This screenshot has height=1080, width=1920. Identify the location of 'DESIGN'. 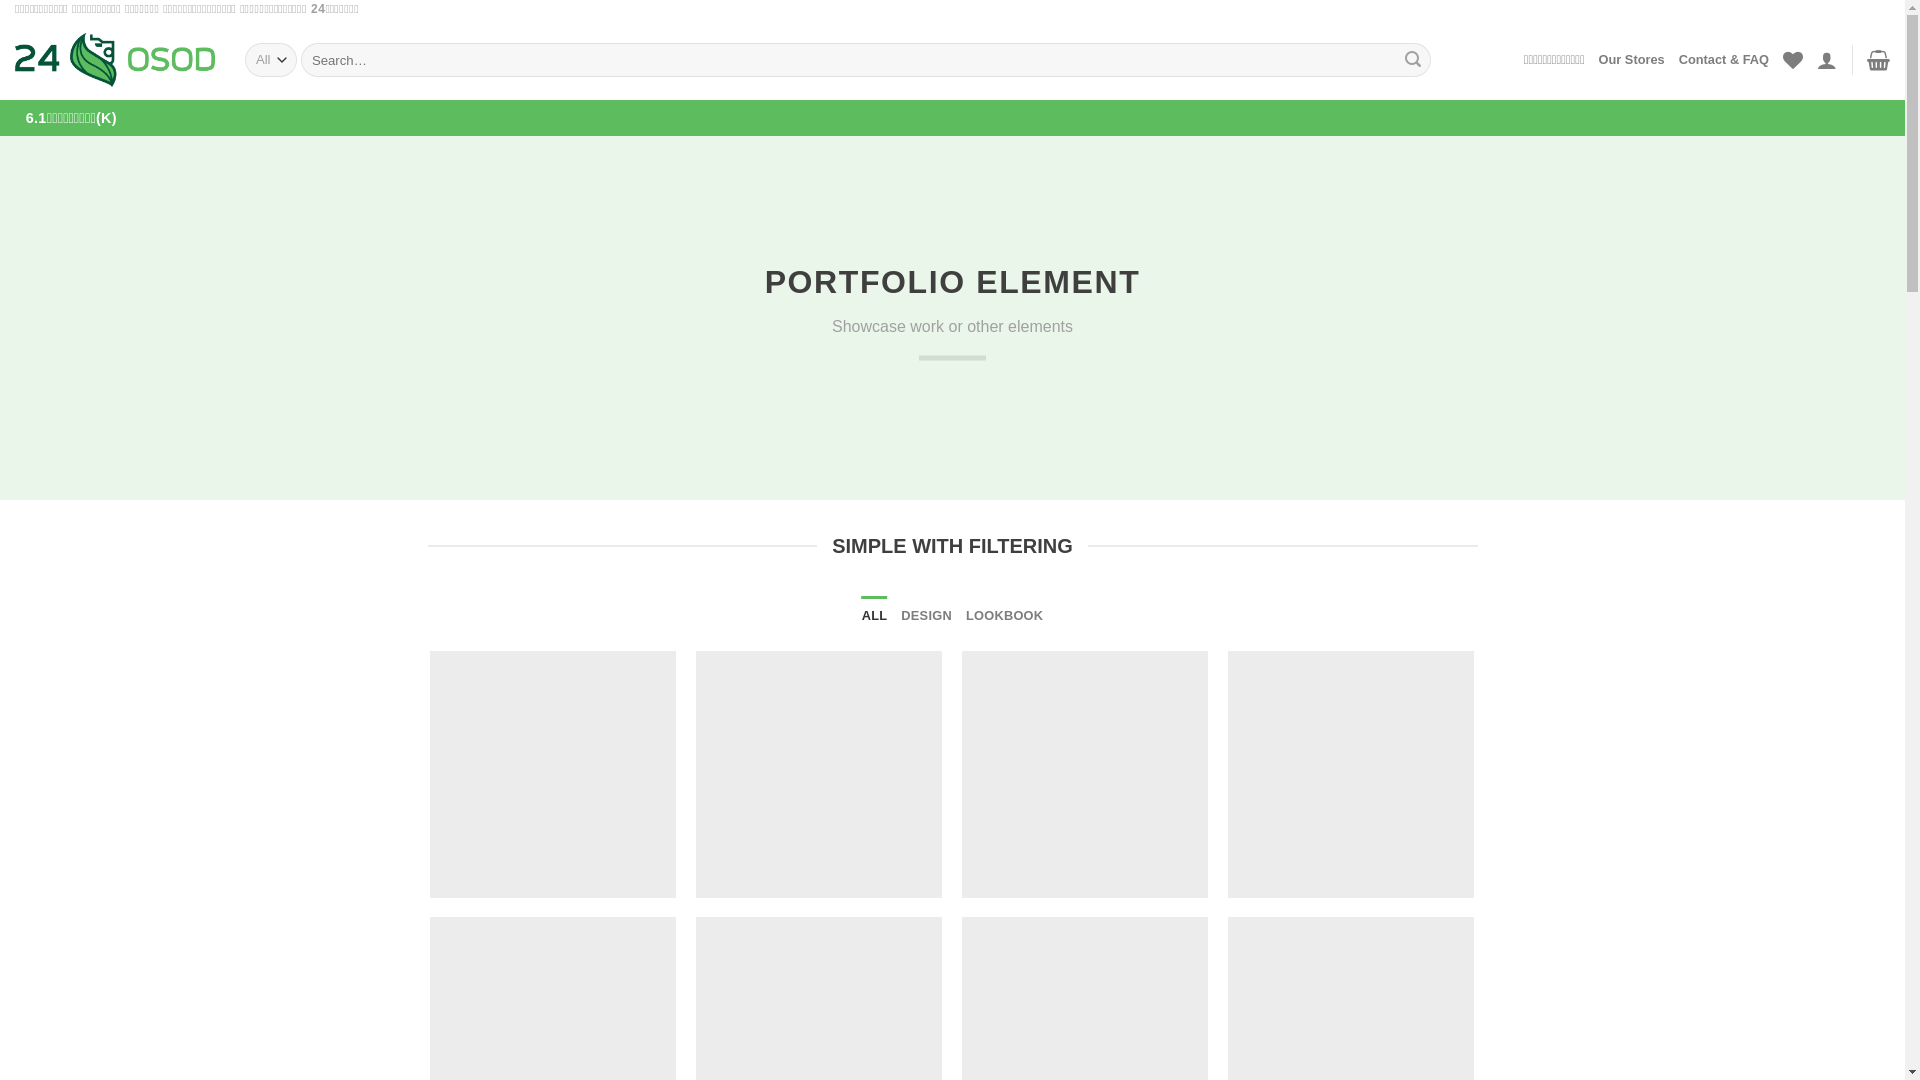
(900, 615).